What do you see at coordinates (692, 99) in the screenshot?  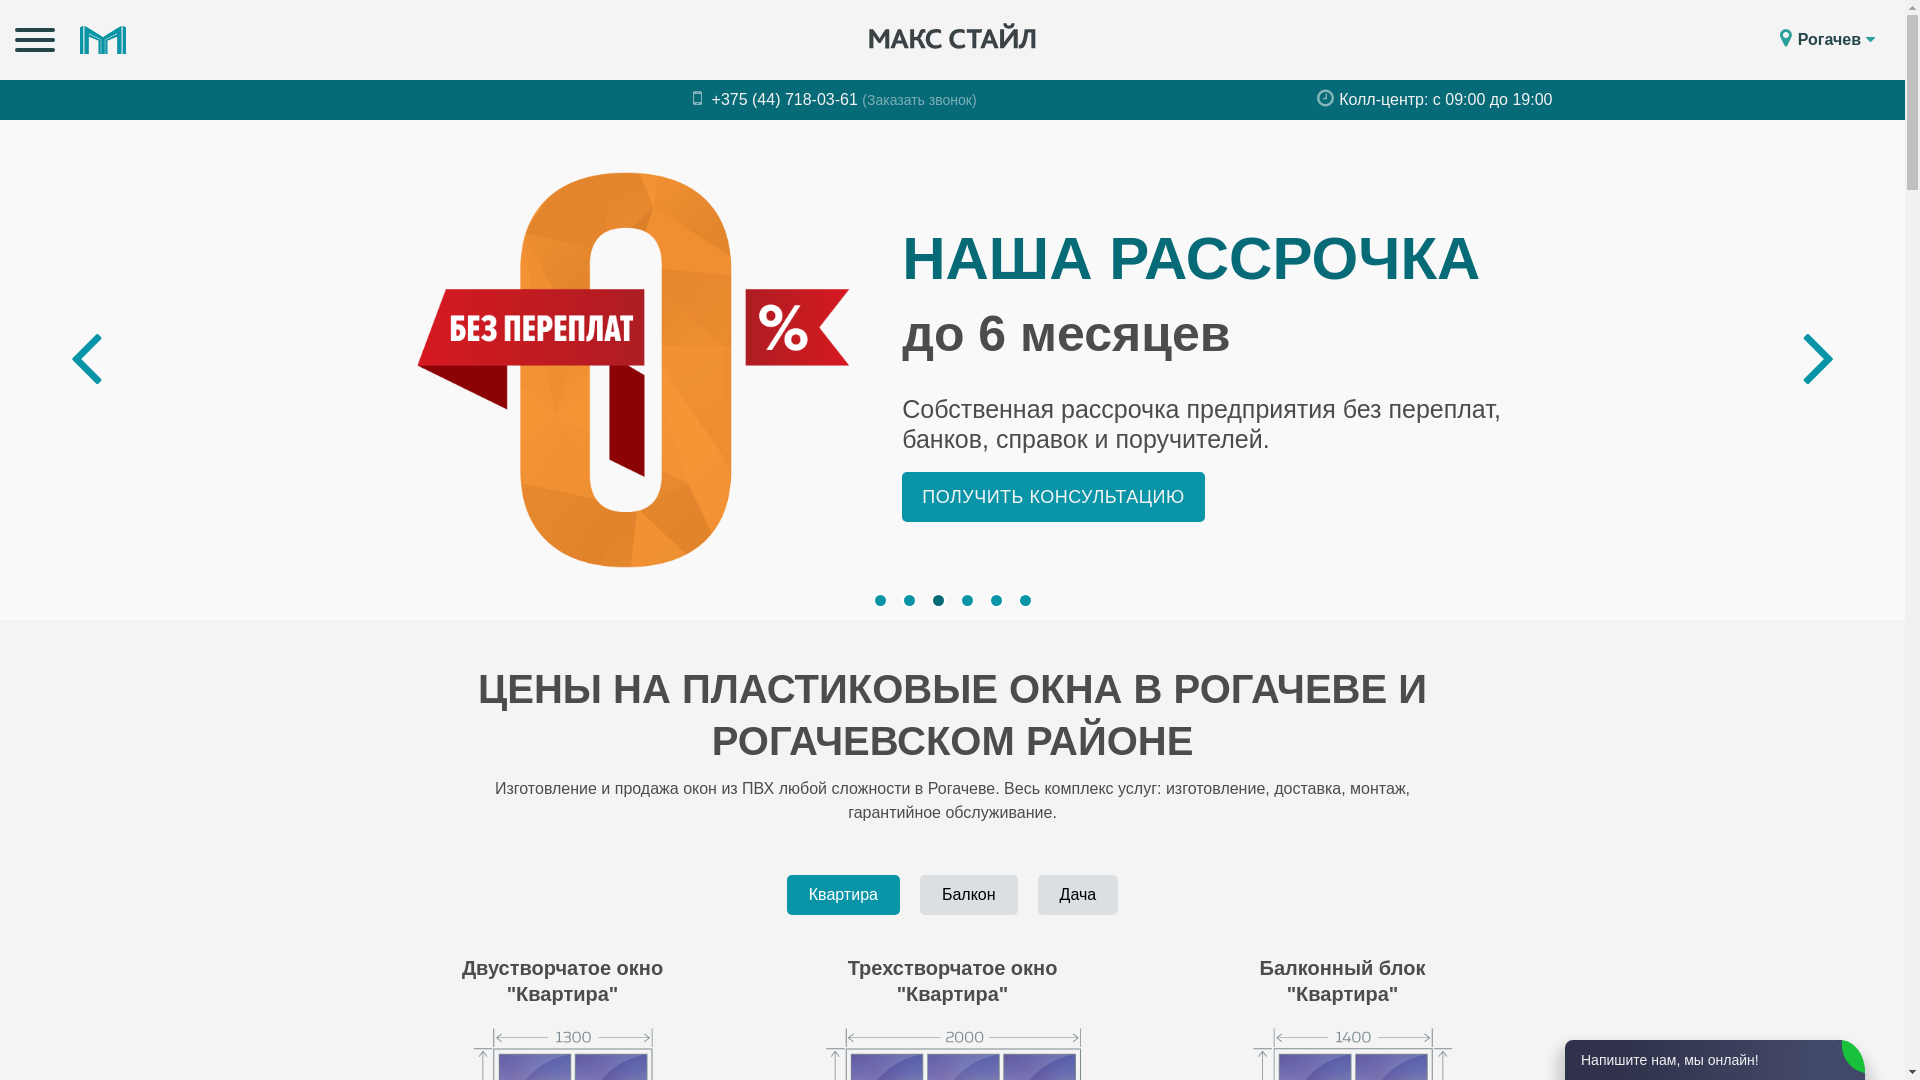 I see `'+375 (44) 718-03-61'` at bounding box center [692, 99].